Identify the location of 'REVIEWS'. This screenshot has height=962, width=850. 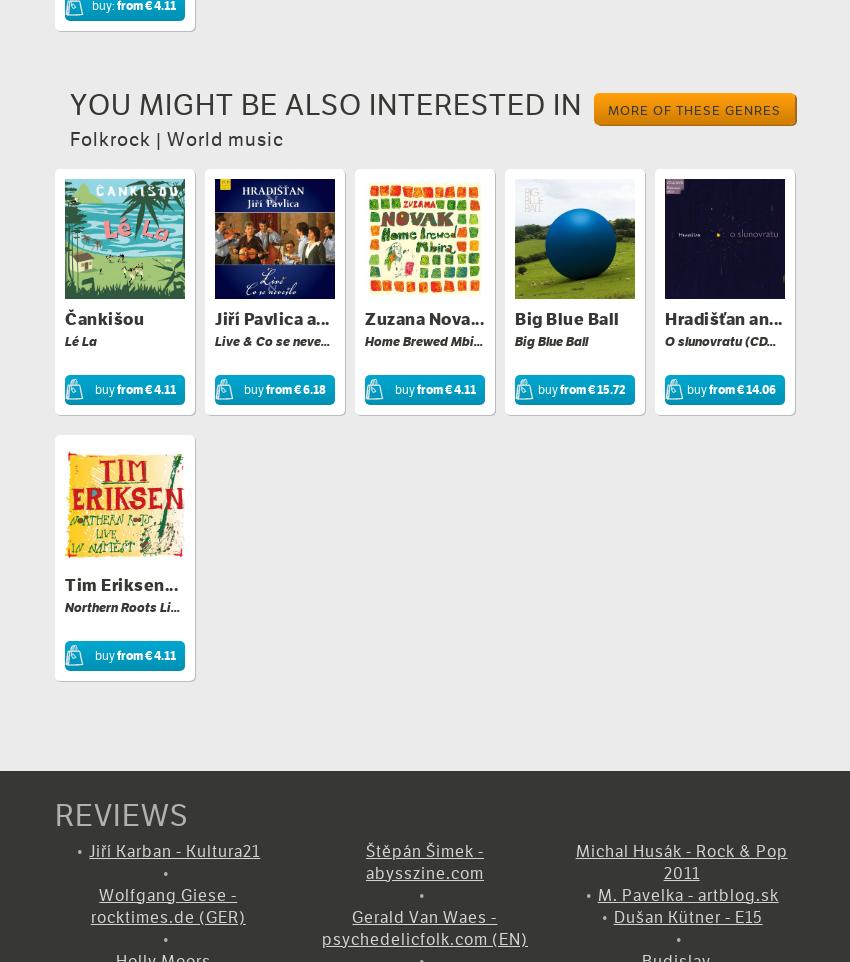
(120, 814).